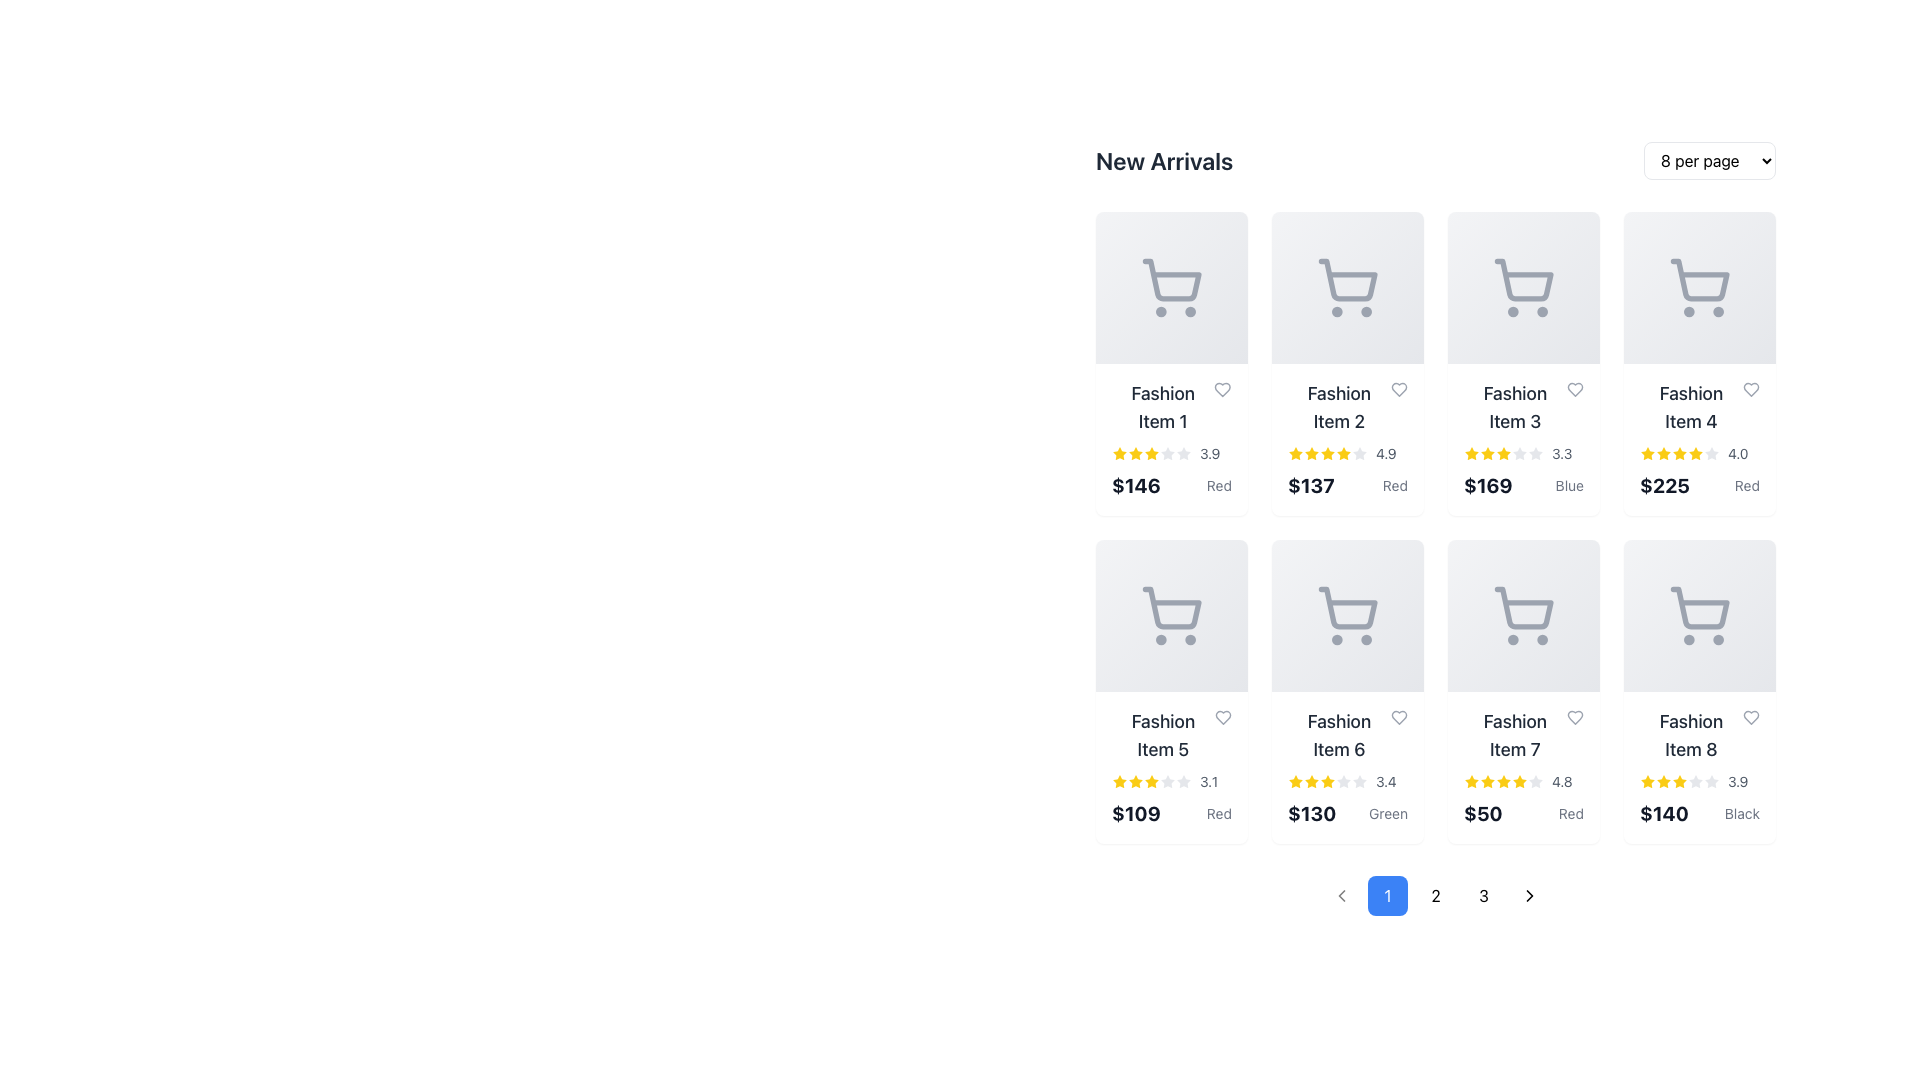  I want to click on the heart-shaped icon button at the top-right corner of the listing card for 'Fashion Item 6' to favorite or unfavorite the item, so click(1398, 716).